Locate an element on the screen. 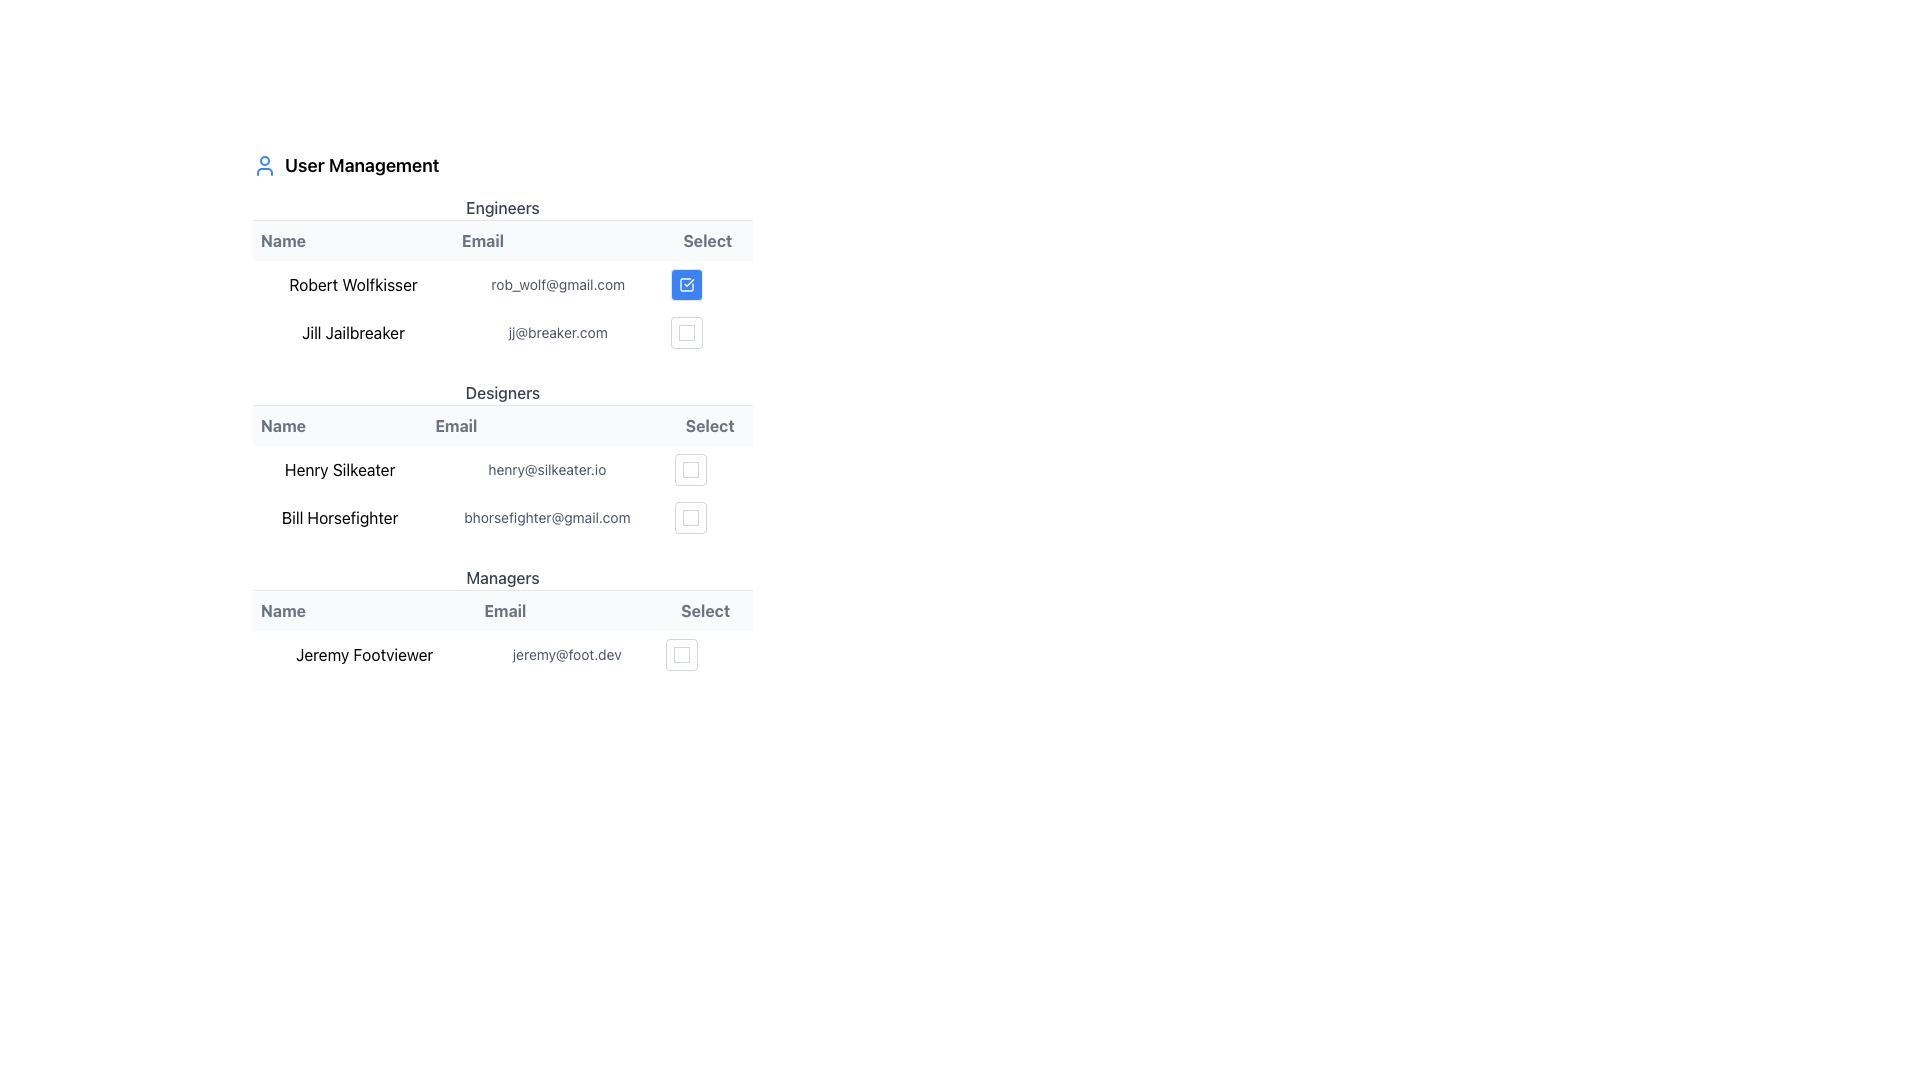 The width and height of the screenshot is (1920, 1080). the checkbox next to the email address 'henry@silkeater.io' in the 'Designers' section is located at coordinates (691, 470).